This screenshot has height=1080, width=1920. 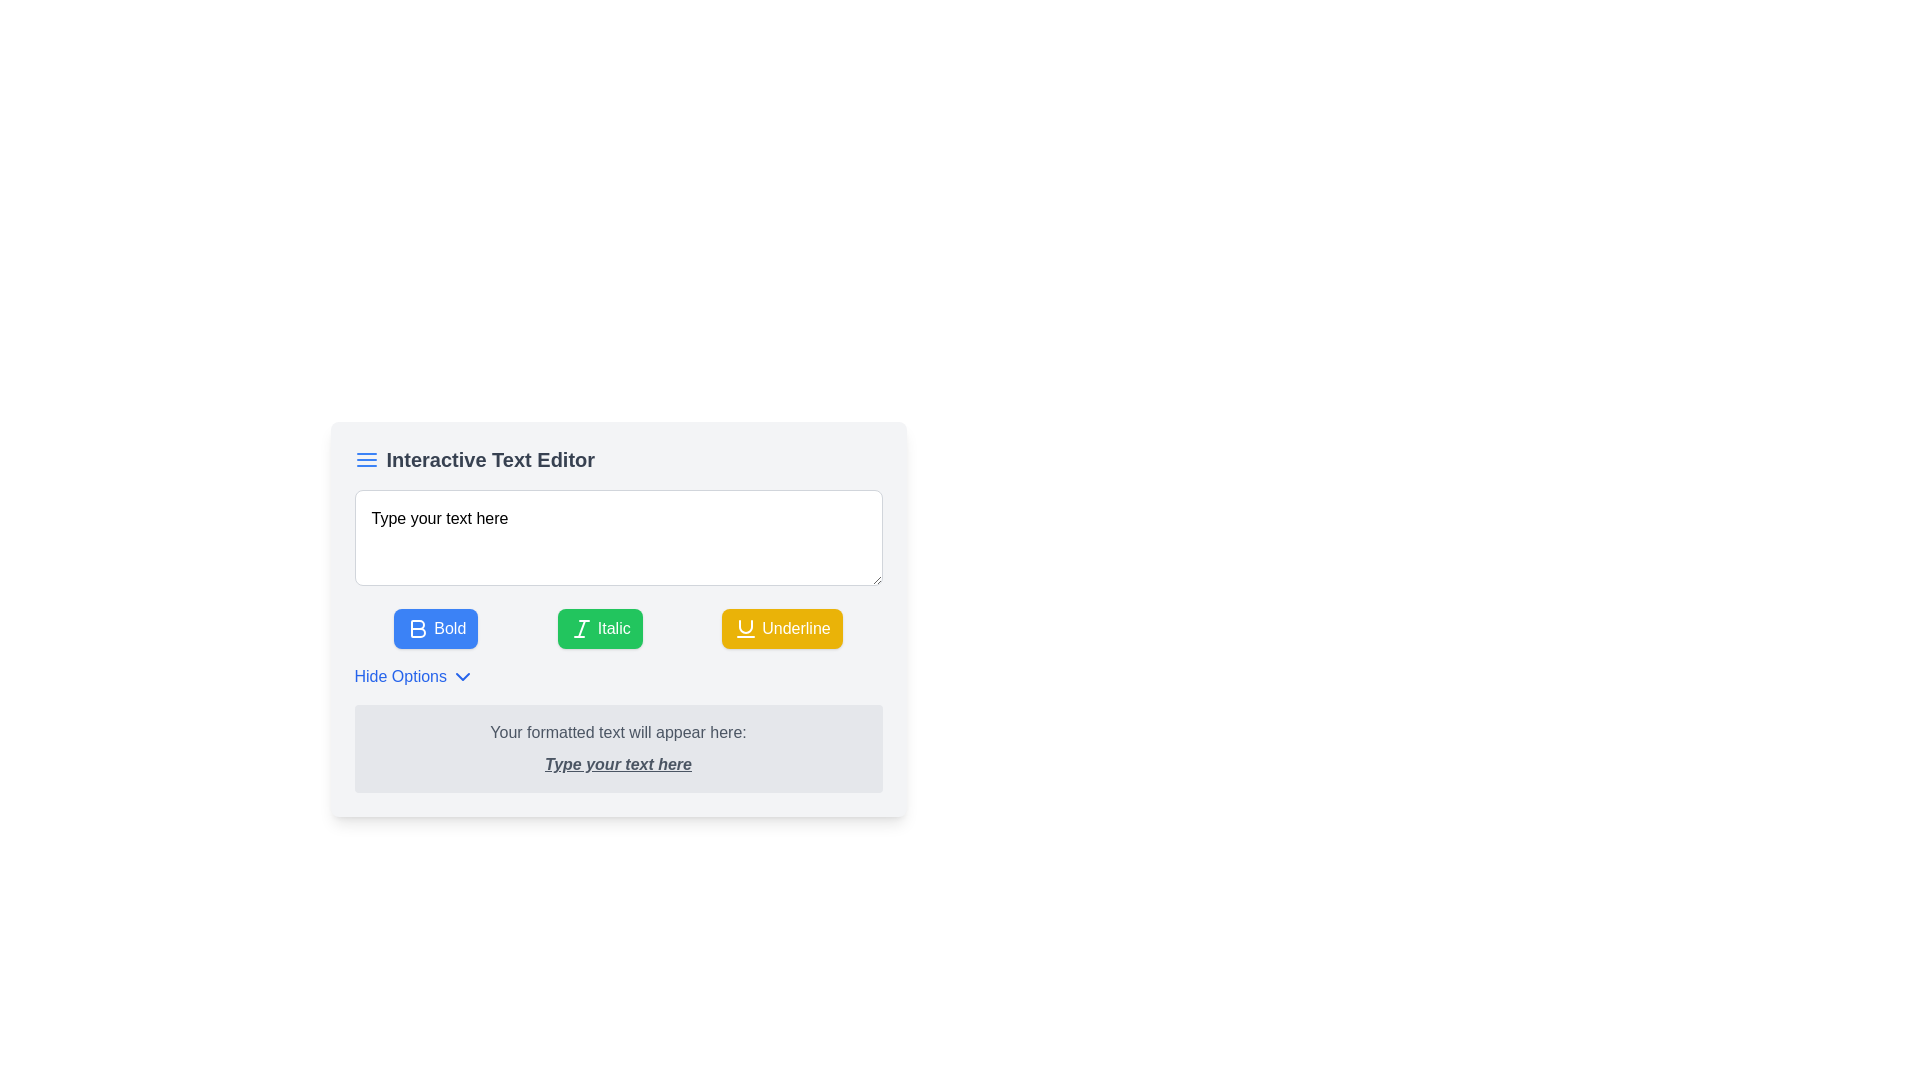 What do you see at coordinates (435, 627) in the screenshot?
I see `the 'Bold' button with a blue background and white bold text` at bounding box center [435, 627].